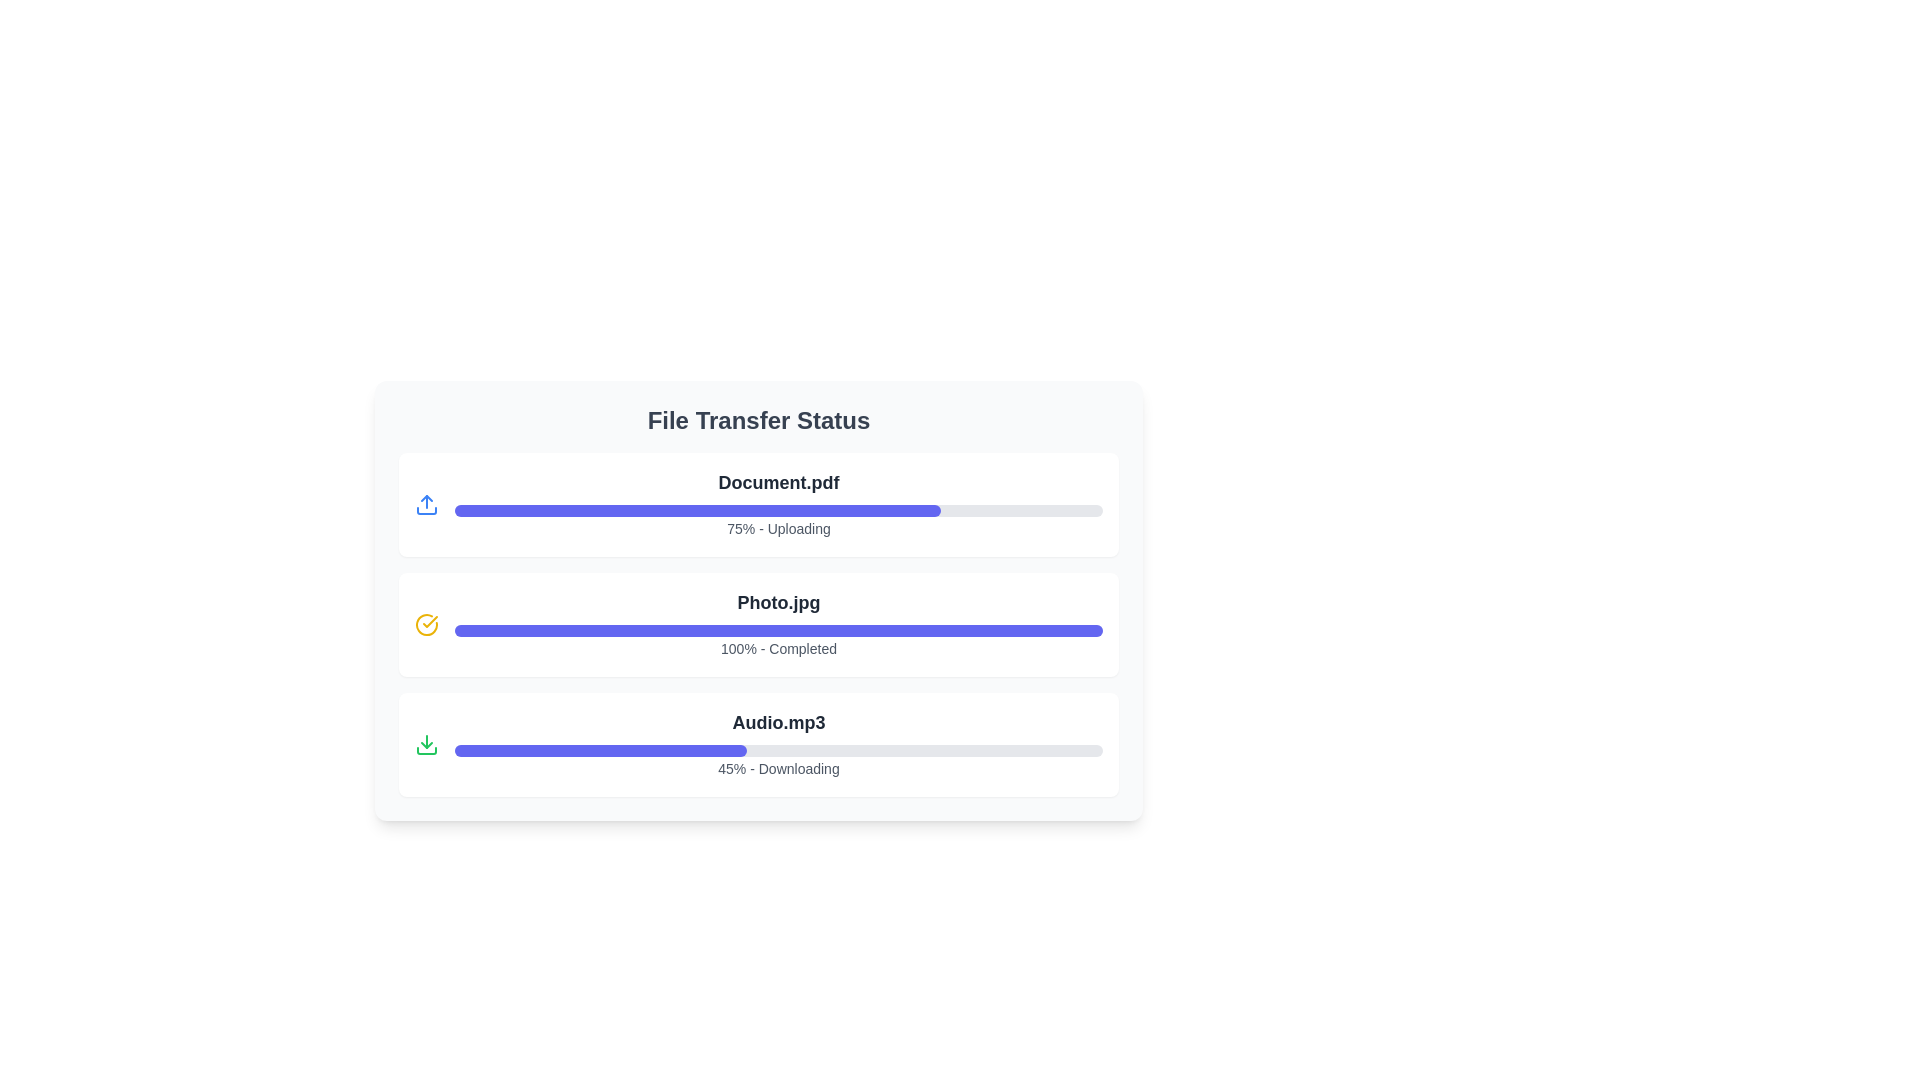 The height and width of the screenshot is (1080, 1920). I want to click on static text label 'Audio.mp3' displayed in bold, large gray font within the 'File Transfer Status' section of the interface, so click(777, 722).